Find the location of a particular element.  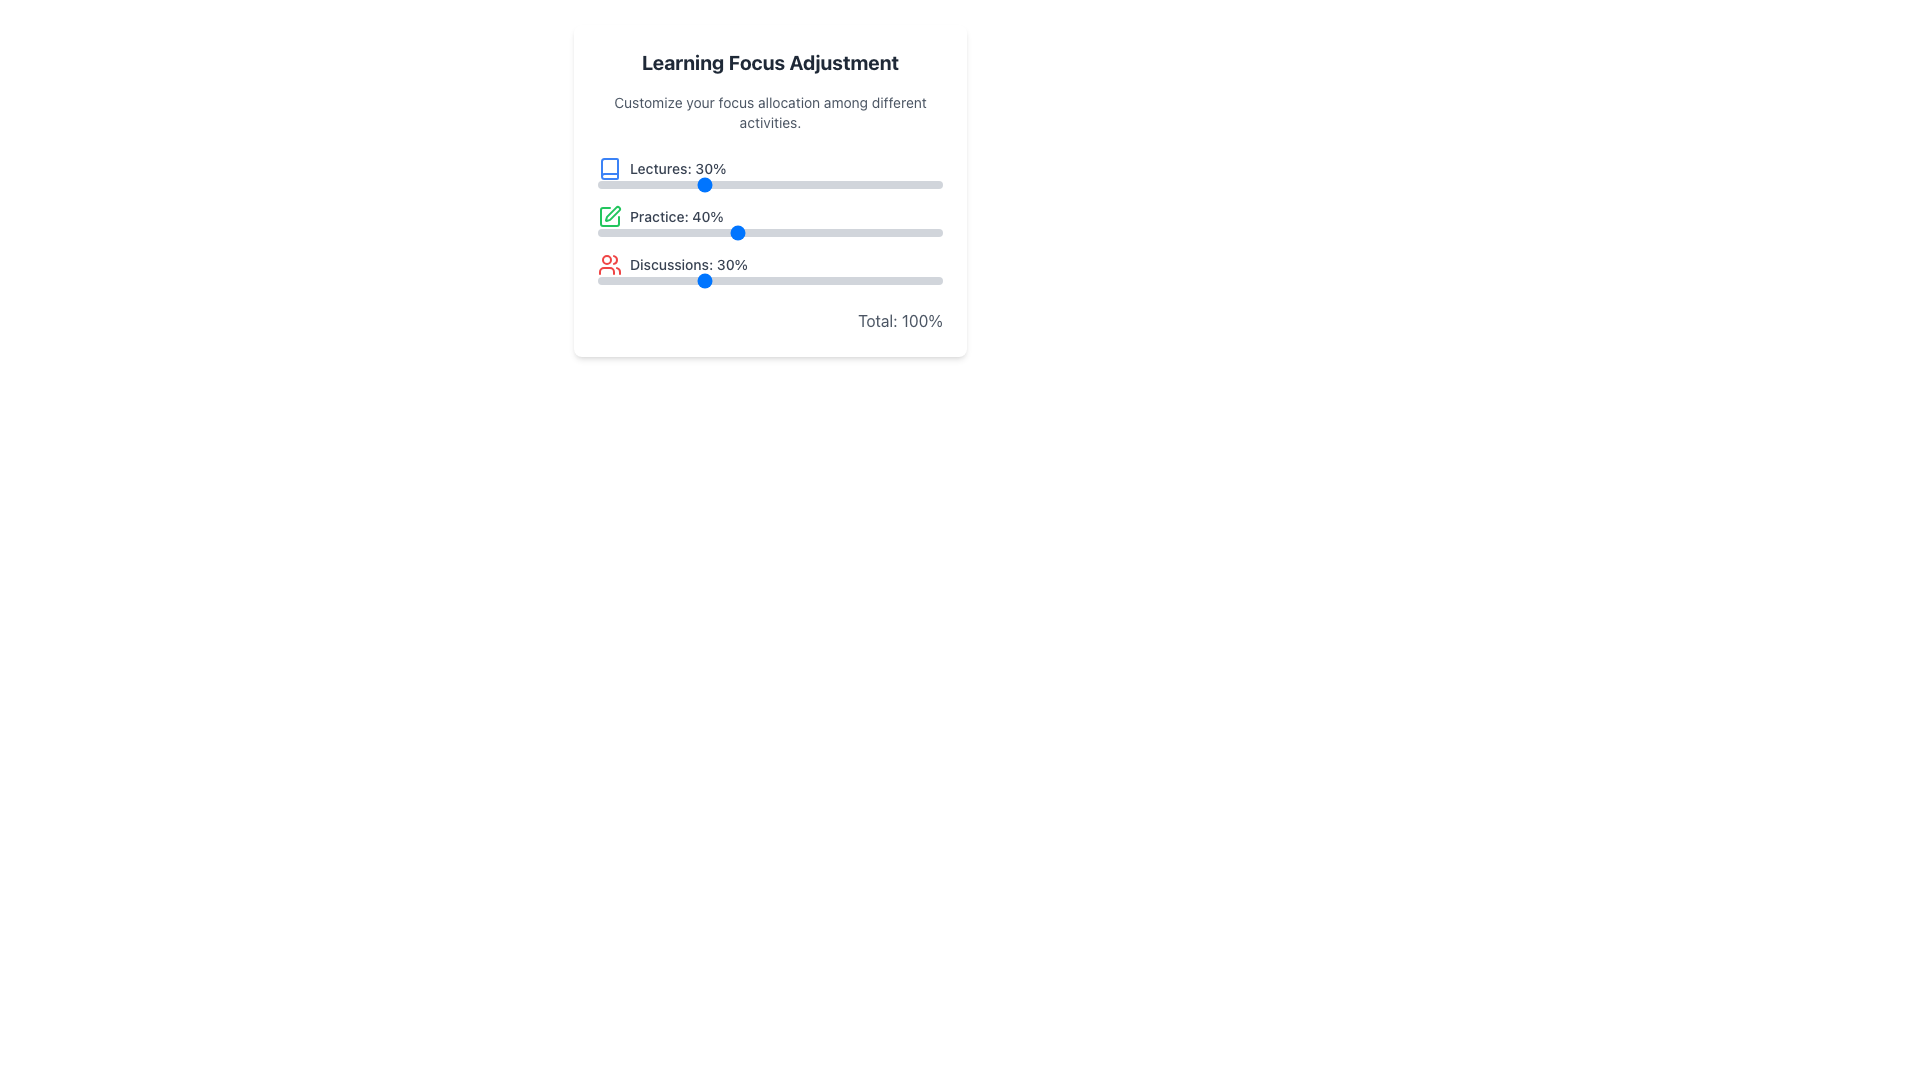

the slider is located at coordinates (860, 185).